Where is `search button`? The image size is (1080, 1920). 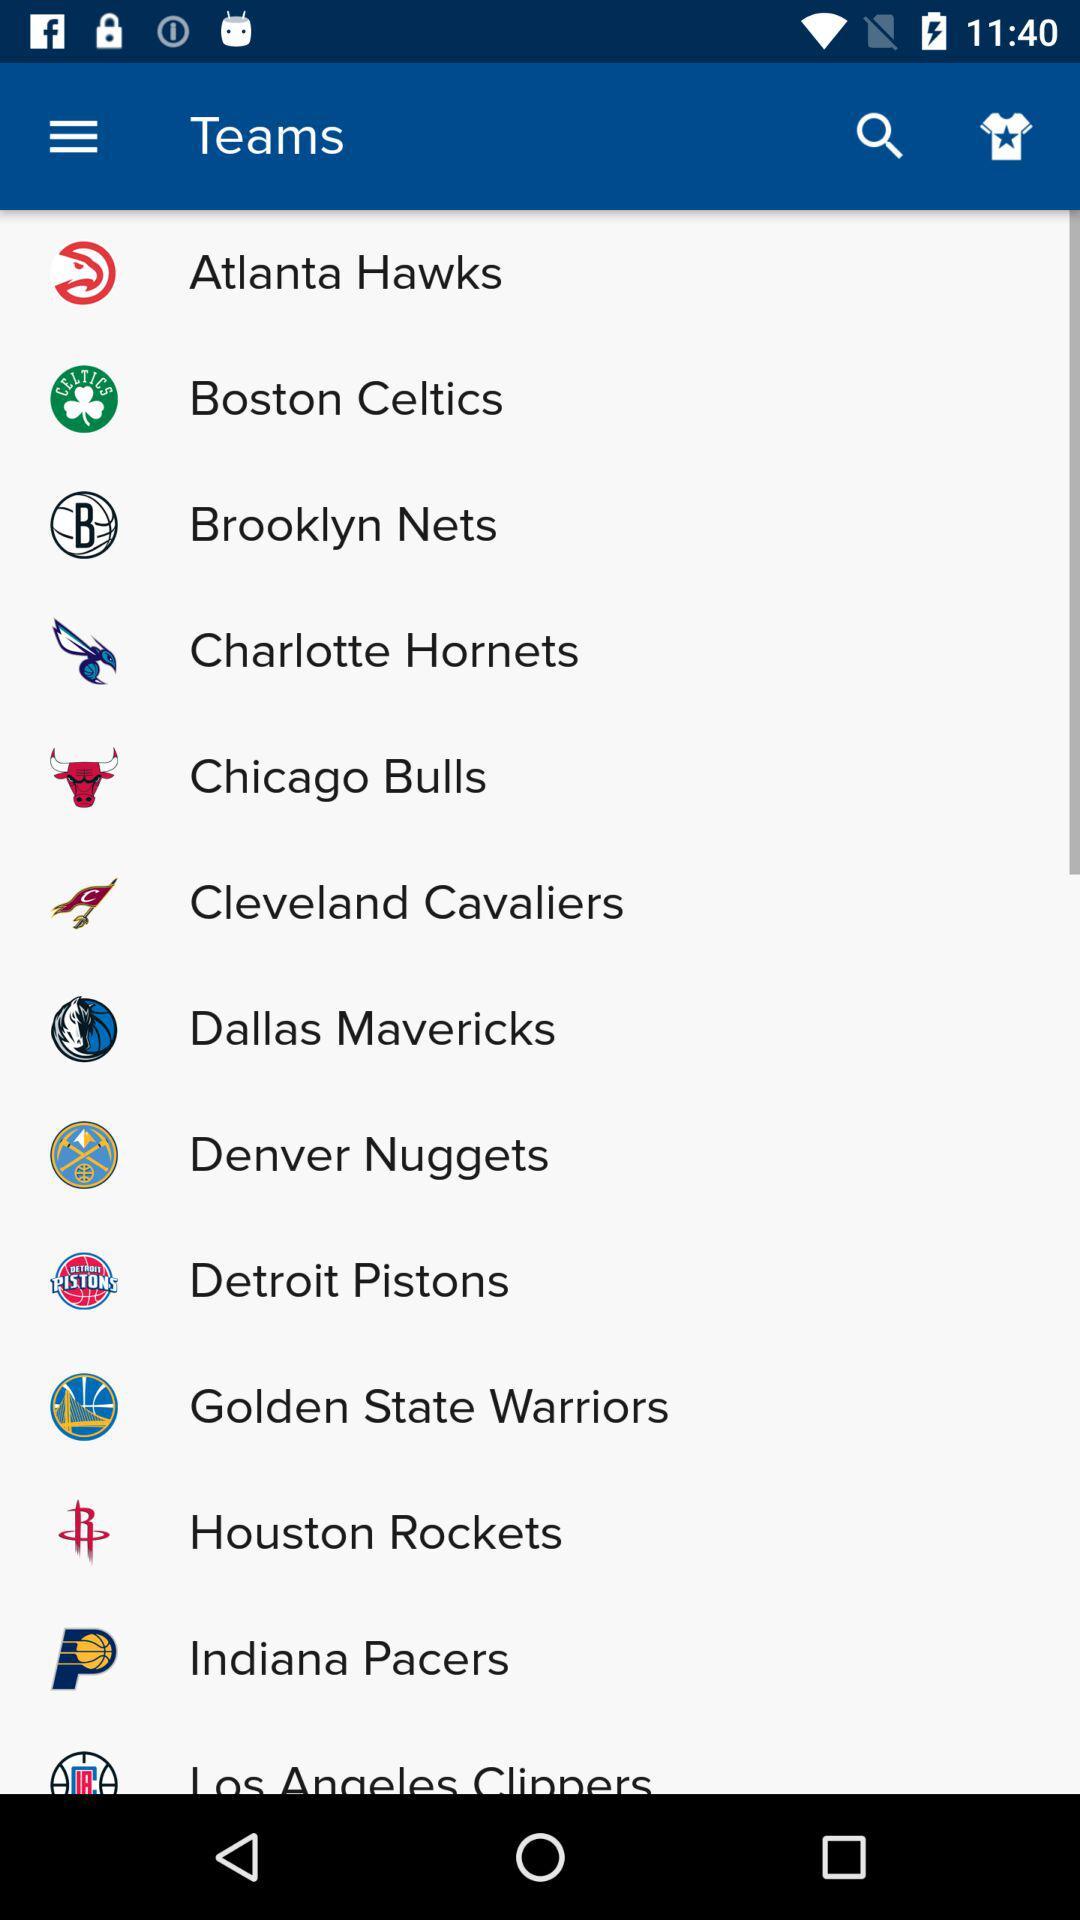 search button is located at coordinates (879, 135).